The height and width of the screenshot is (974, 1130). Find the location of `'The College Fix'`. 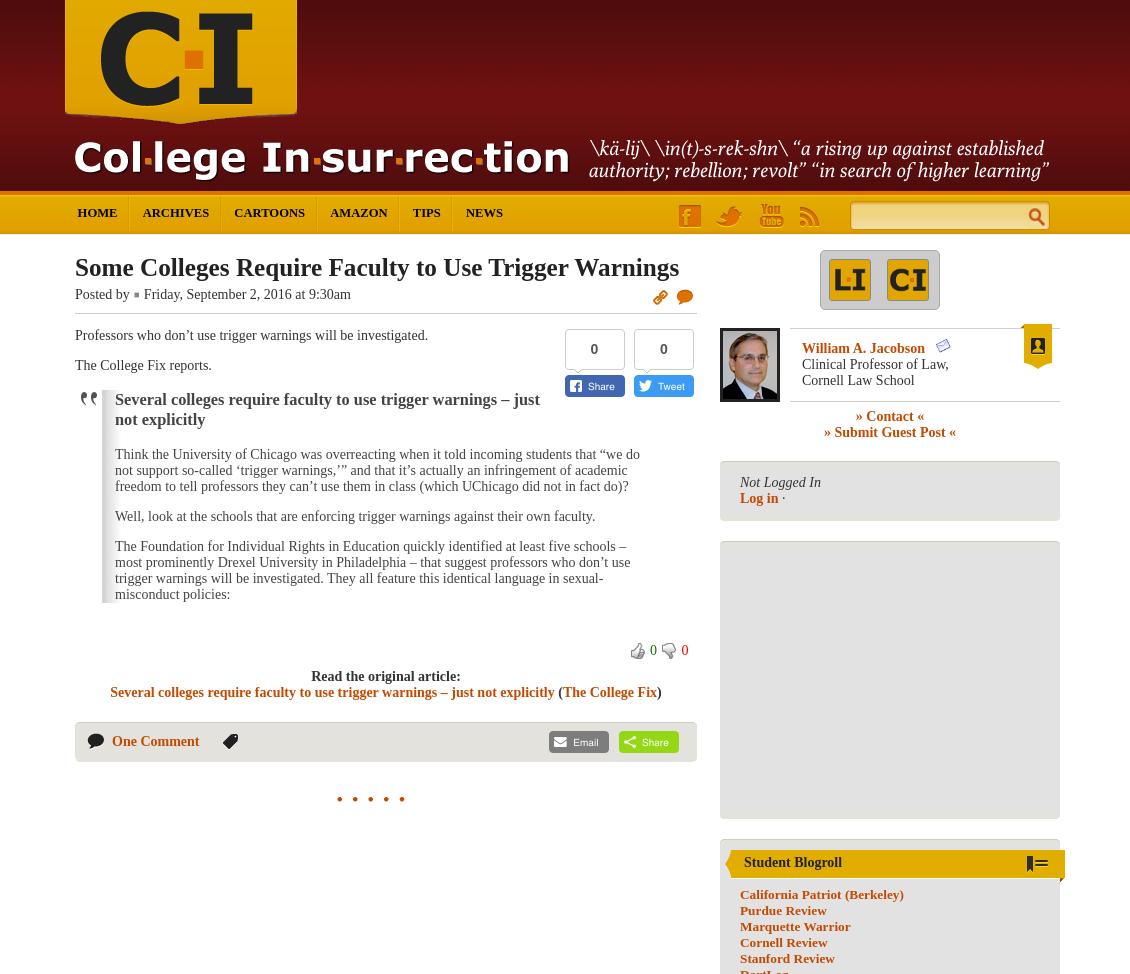

'The College Fix' is located at coordinates (608, 691).